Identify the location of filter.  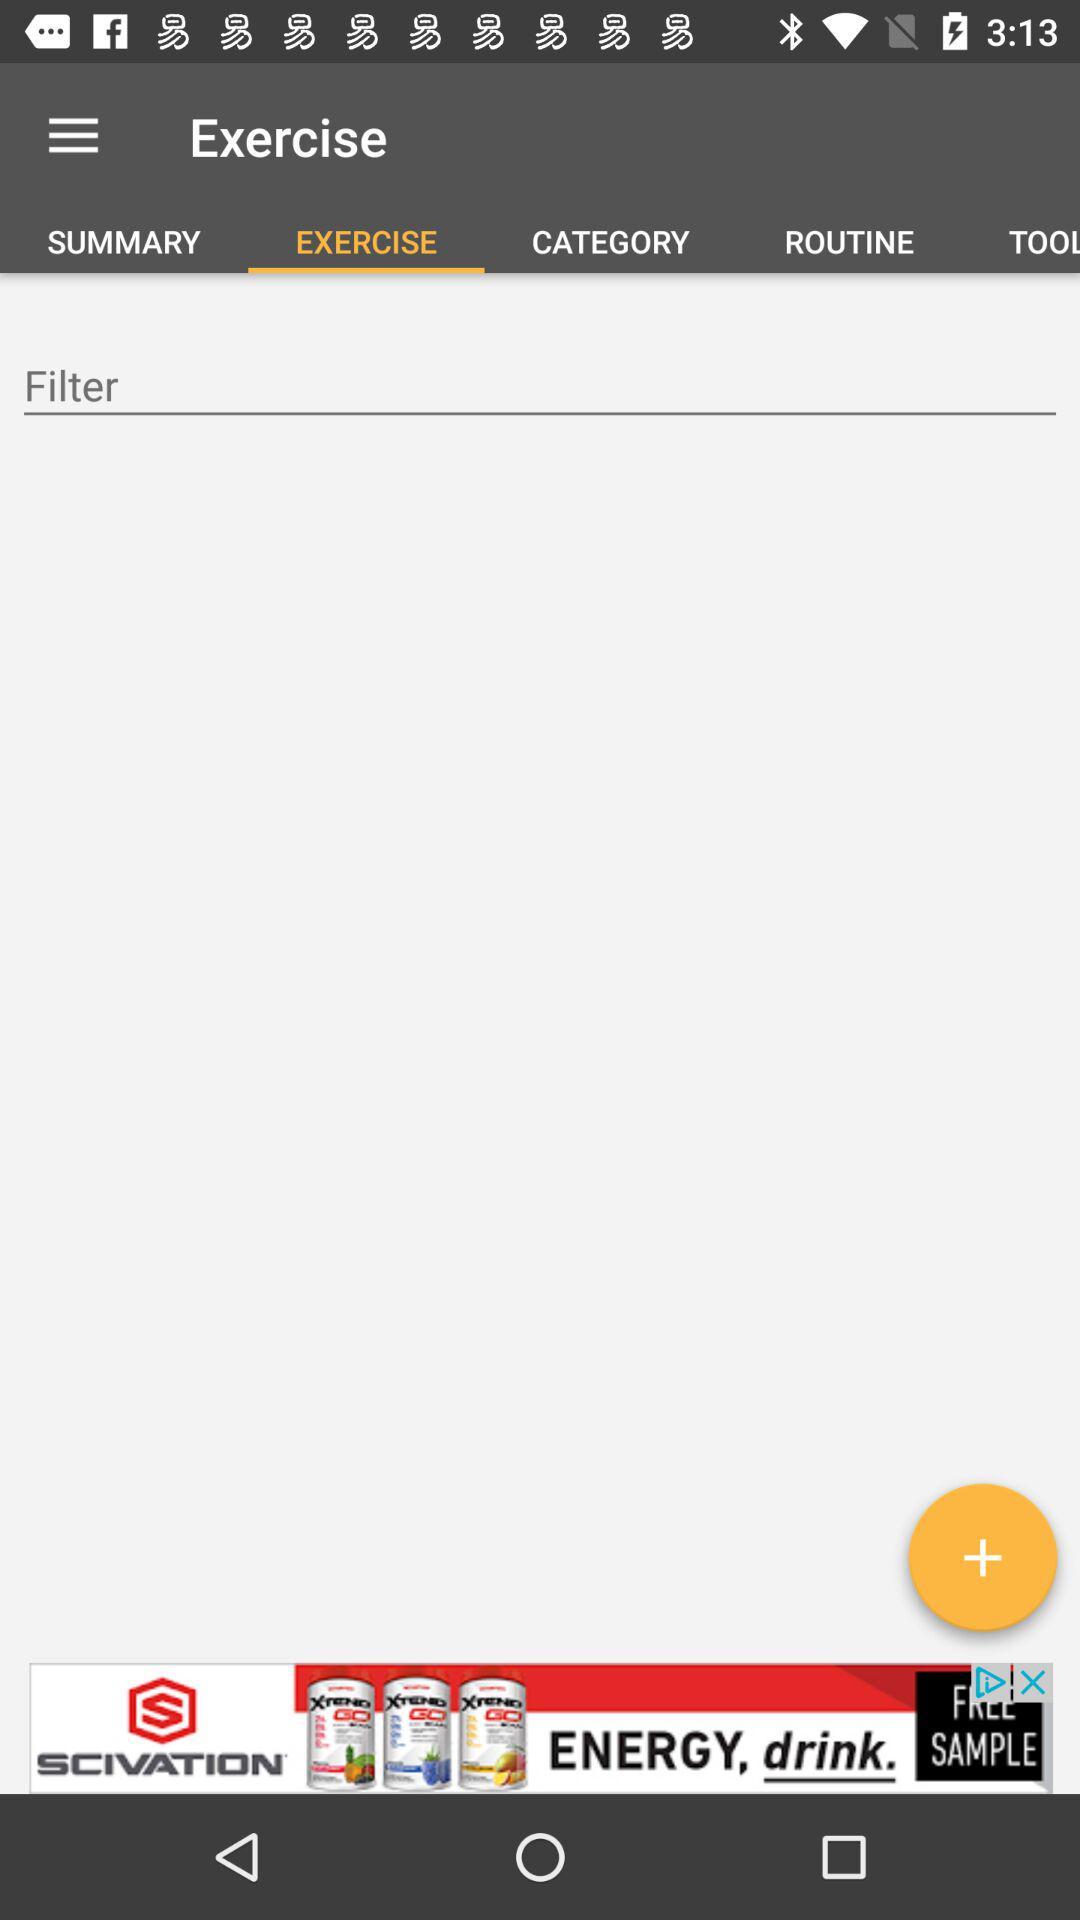
(540, 388).